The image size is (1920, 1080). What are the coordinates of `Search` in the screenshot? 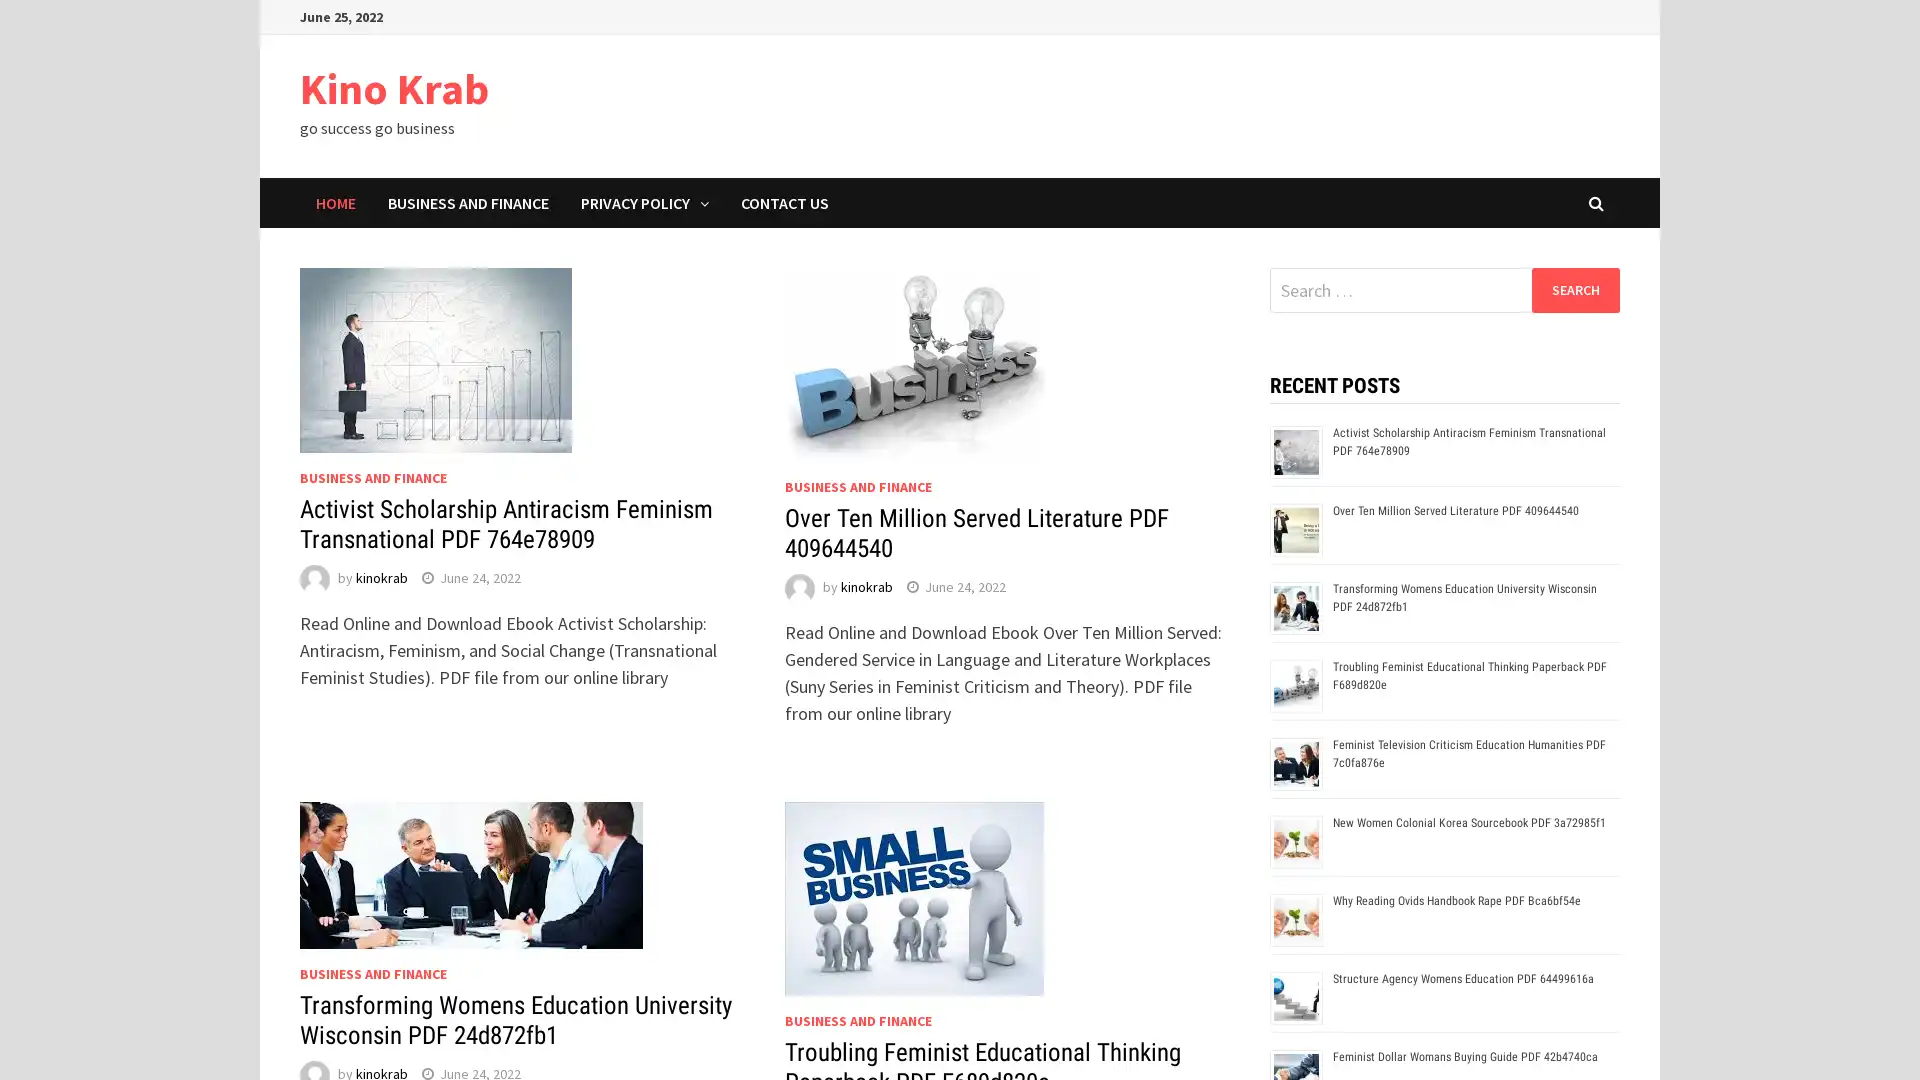 It's located at (1574, 289).